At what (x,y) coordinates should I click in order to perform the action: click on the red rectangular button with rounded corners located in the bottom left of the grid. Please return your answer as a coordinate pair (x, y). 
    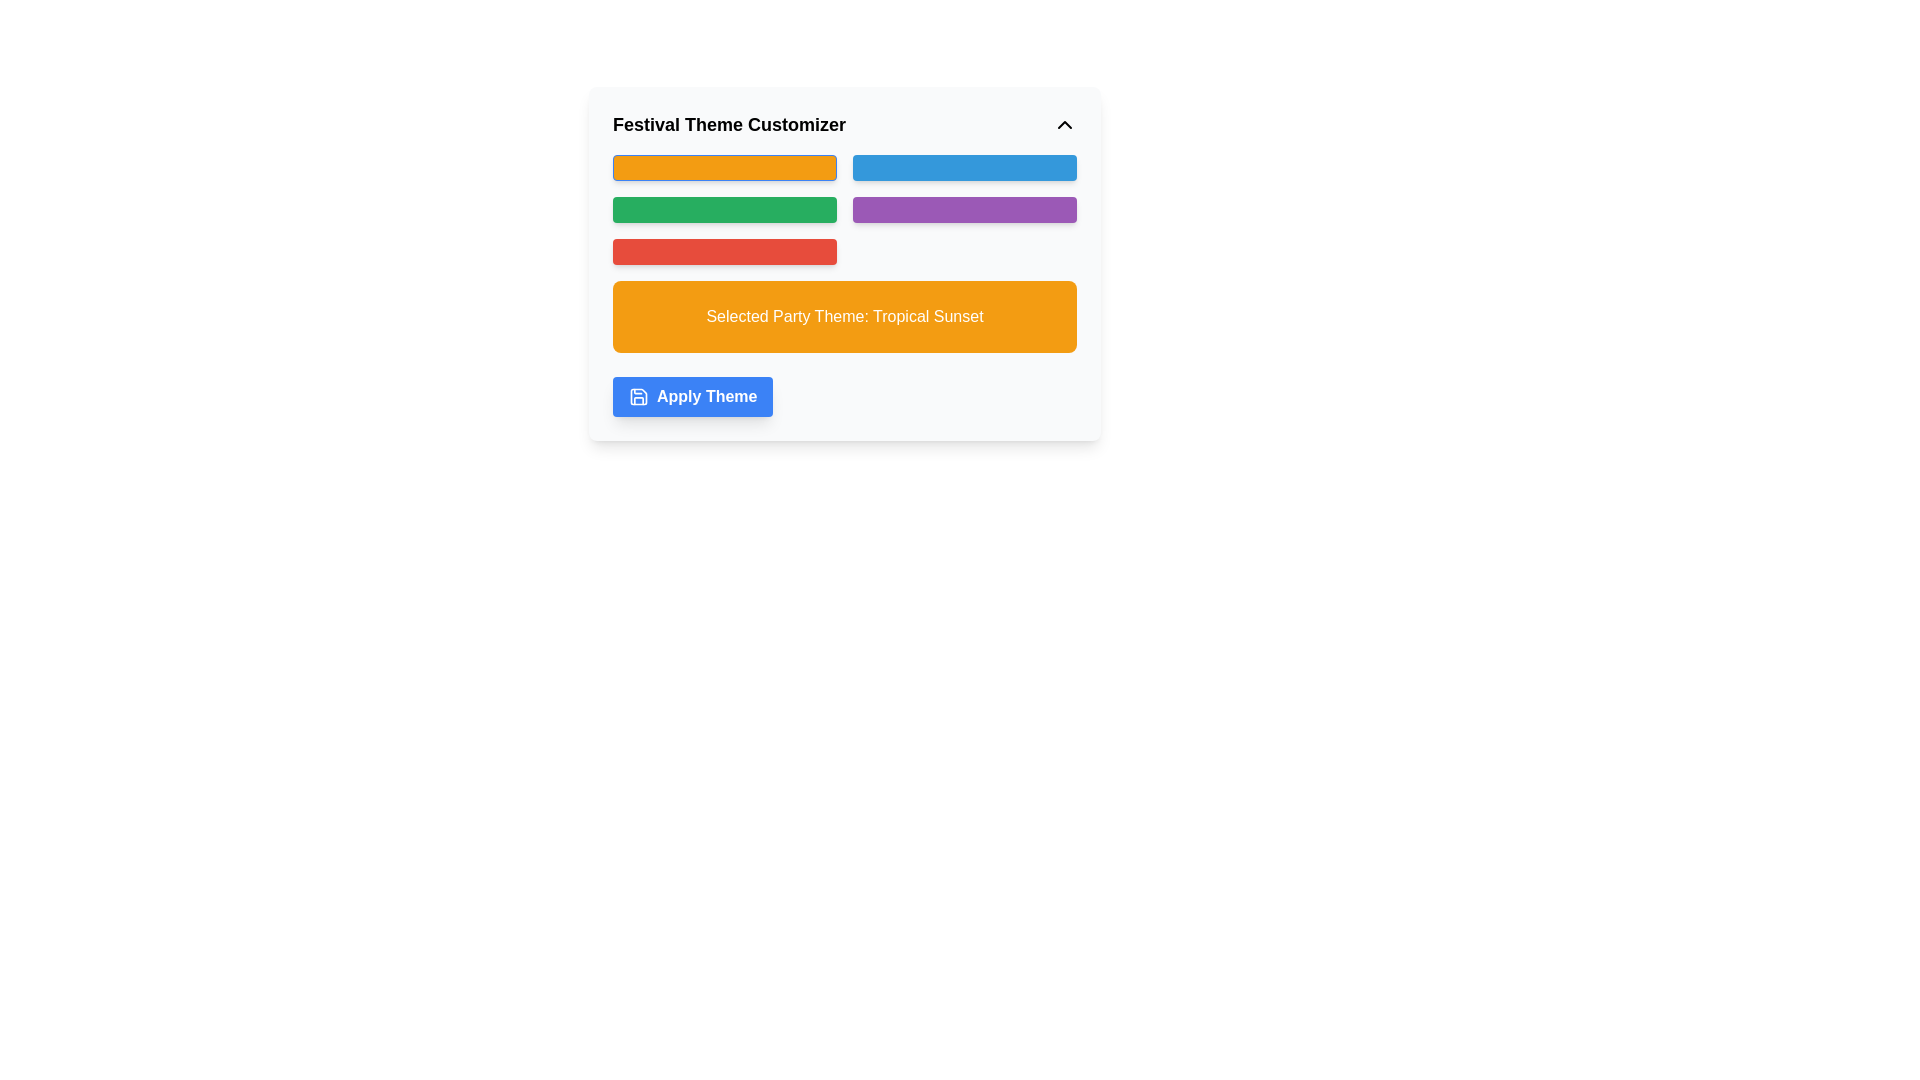
    Looking at the image, I should click on (844, 262).